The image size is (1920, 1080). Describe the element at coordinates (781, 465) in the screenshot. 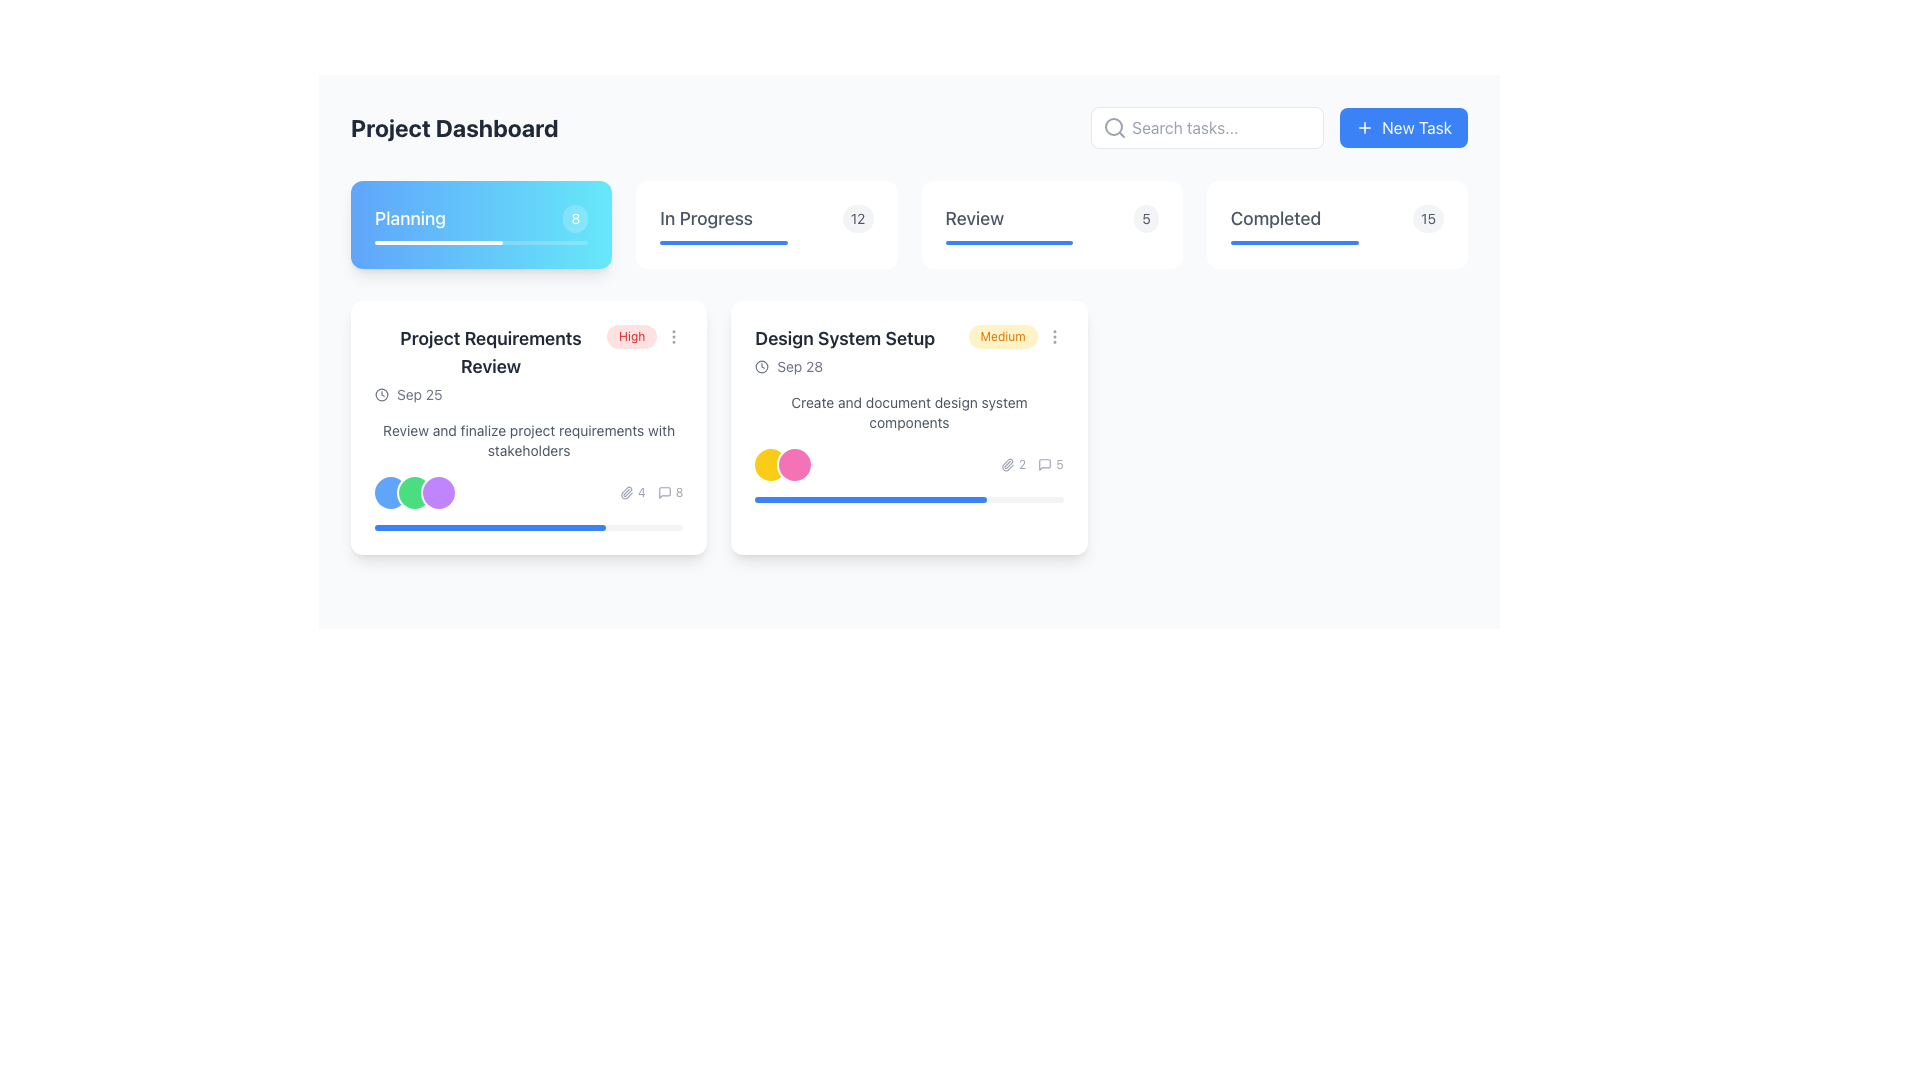

I see `the user avatar group consisting of two circular icons, one yellow with 'John' and another pink with 'Lisa'` at that location.